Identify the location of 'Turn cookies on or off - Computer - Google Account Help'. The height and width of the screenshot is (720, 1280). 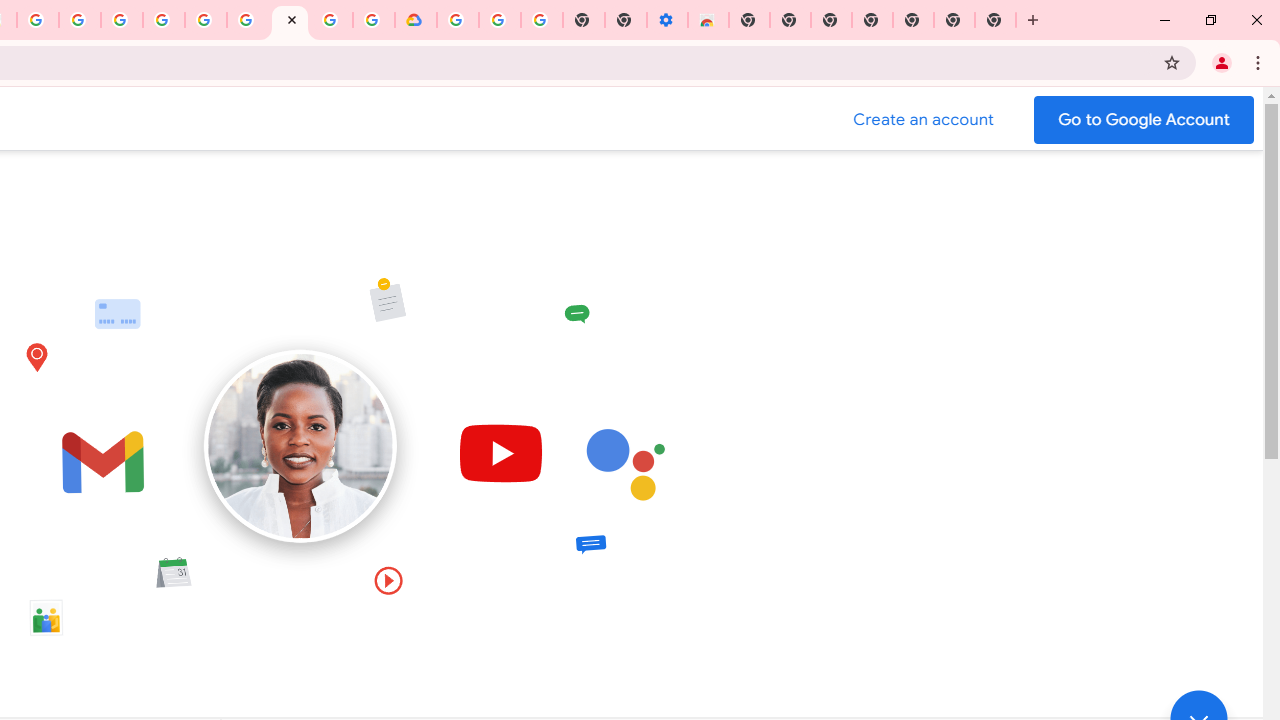
(542, 20).